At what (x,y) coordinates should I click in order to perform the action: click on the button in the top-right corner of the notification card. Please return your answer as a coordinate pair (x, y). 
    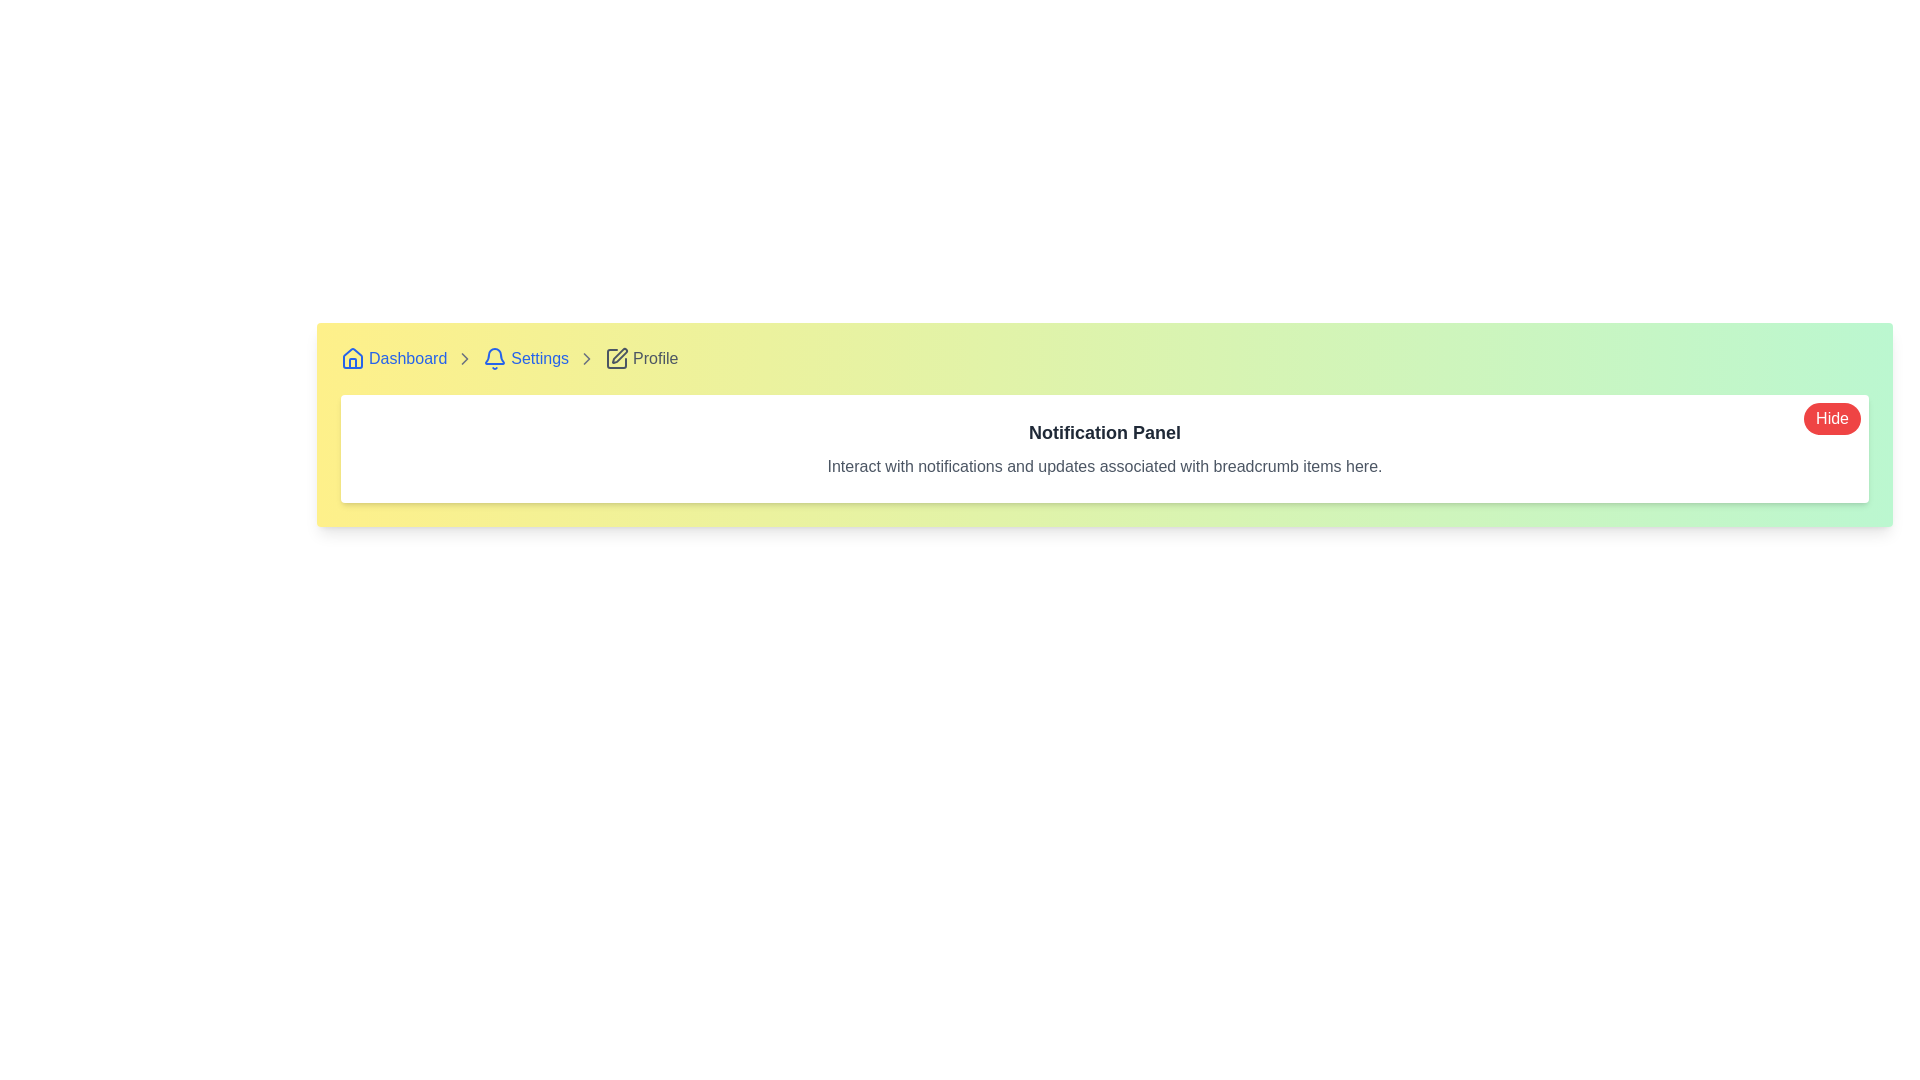
    Looking at the image, I should click on (1832, 418).